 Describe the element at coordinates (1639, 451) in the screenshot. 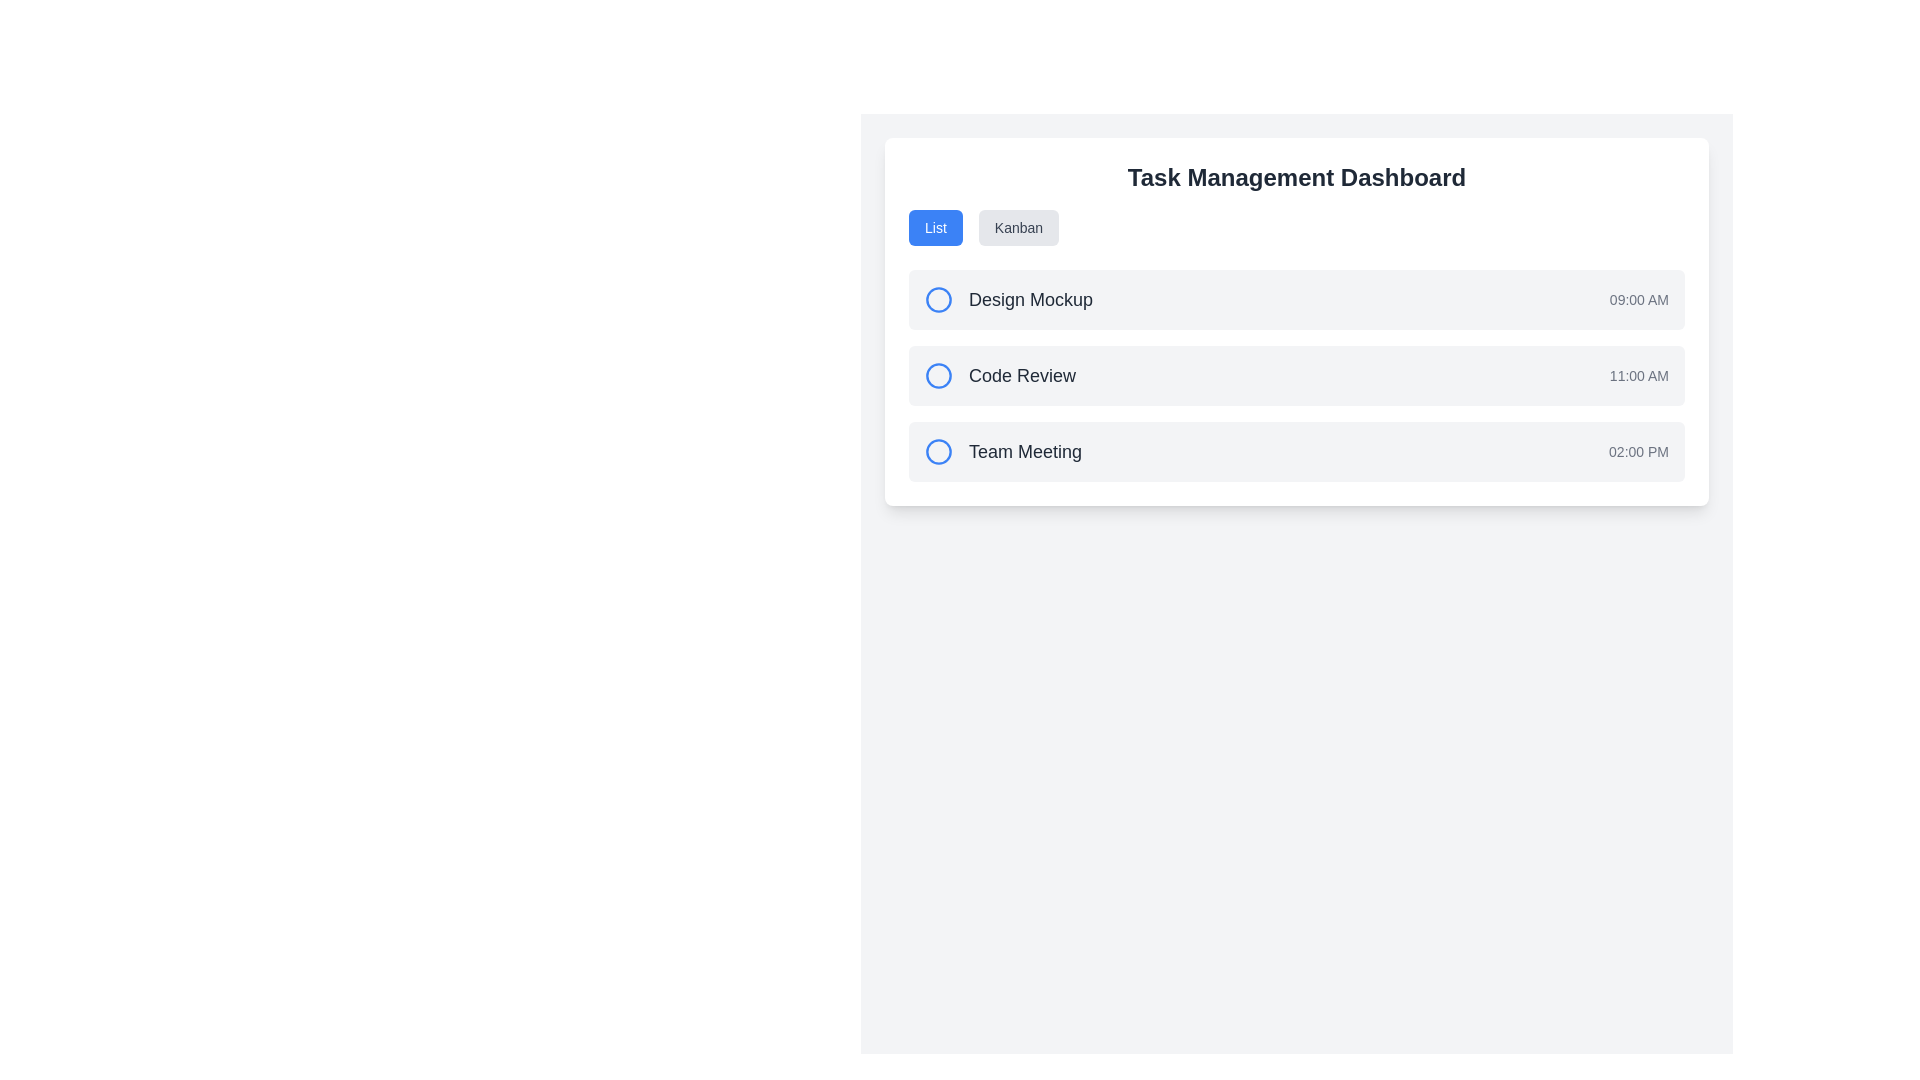

I see `the timestamp text label displaying '02:00 PM', which is located on the far right of the 'Team Meeting' row in a smaller gray font` at that location.